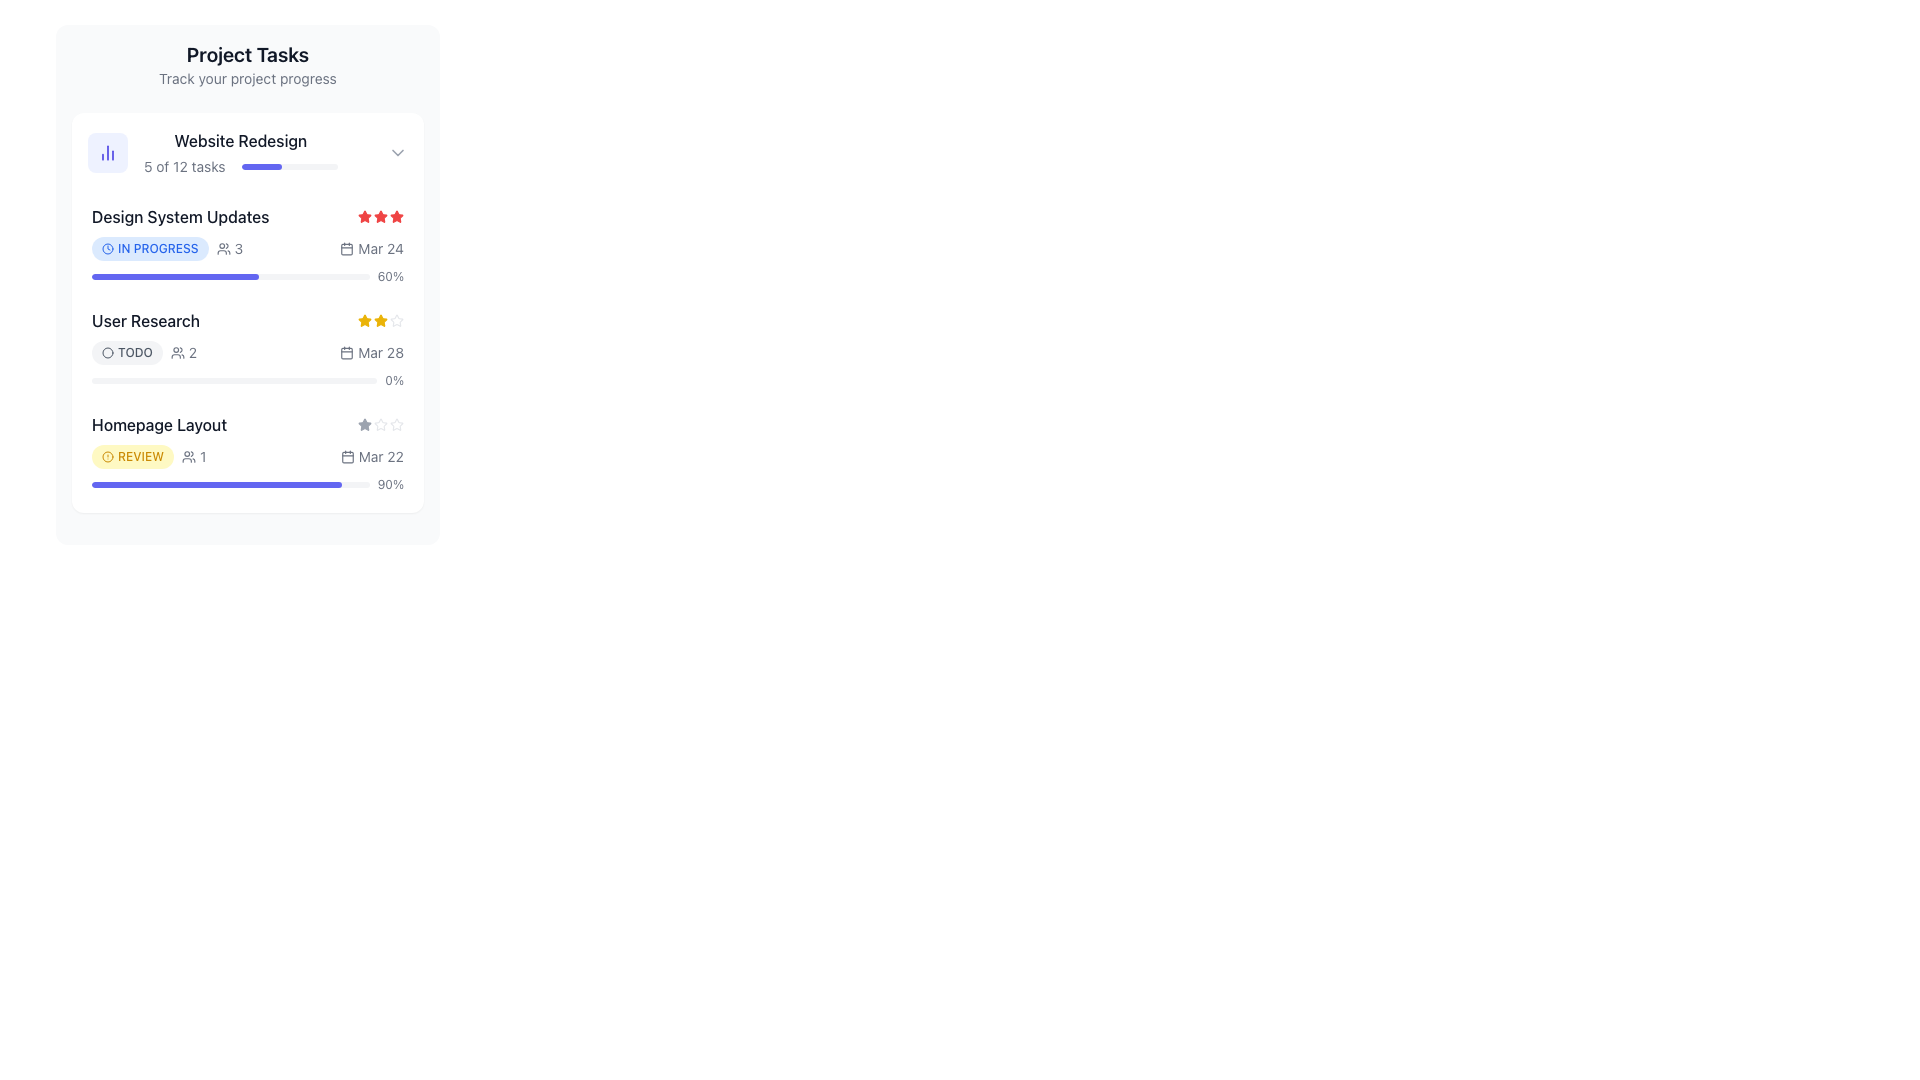 The image size is (1920, 1080). What do you see at coordinates (145, 319) in the screenshot?
I see `text label displaying 'User Research', which is a bold dark gray title located within the task list structure, above 'Homepage Layout' and below 'Design System Updates'` at bounding box center [145, 319].